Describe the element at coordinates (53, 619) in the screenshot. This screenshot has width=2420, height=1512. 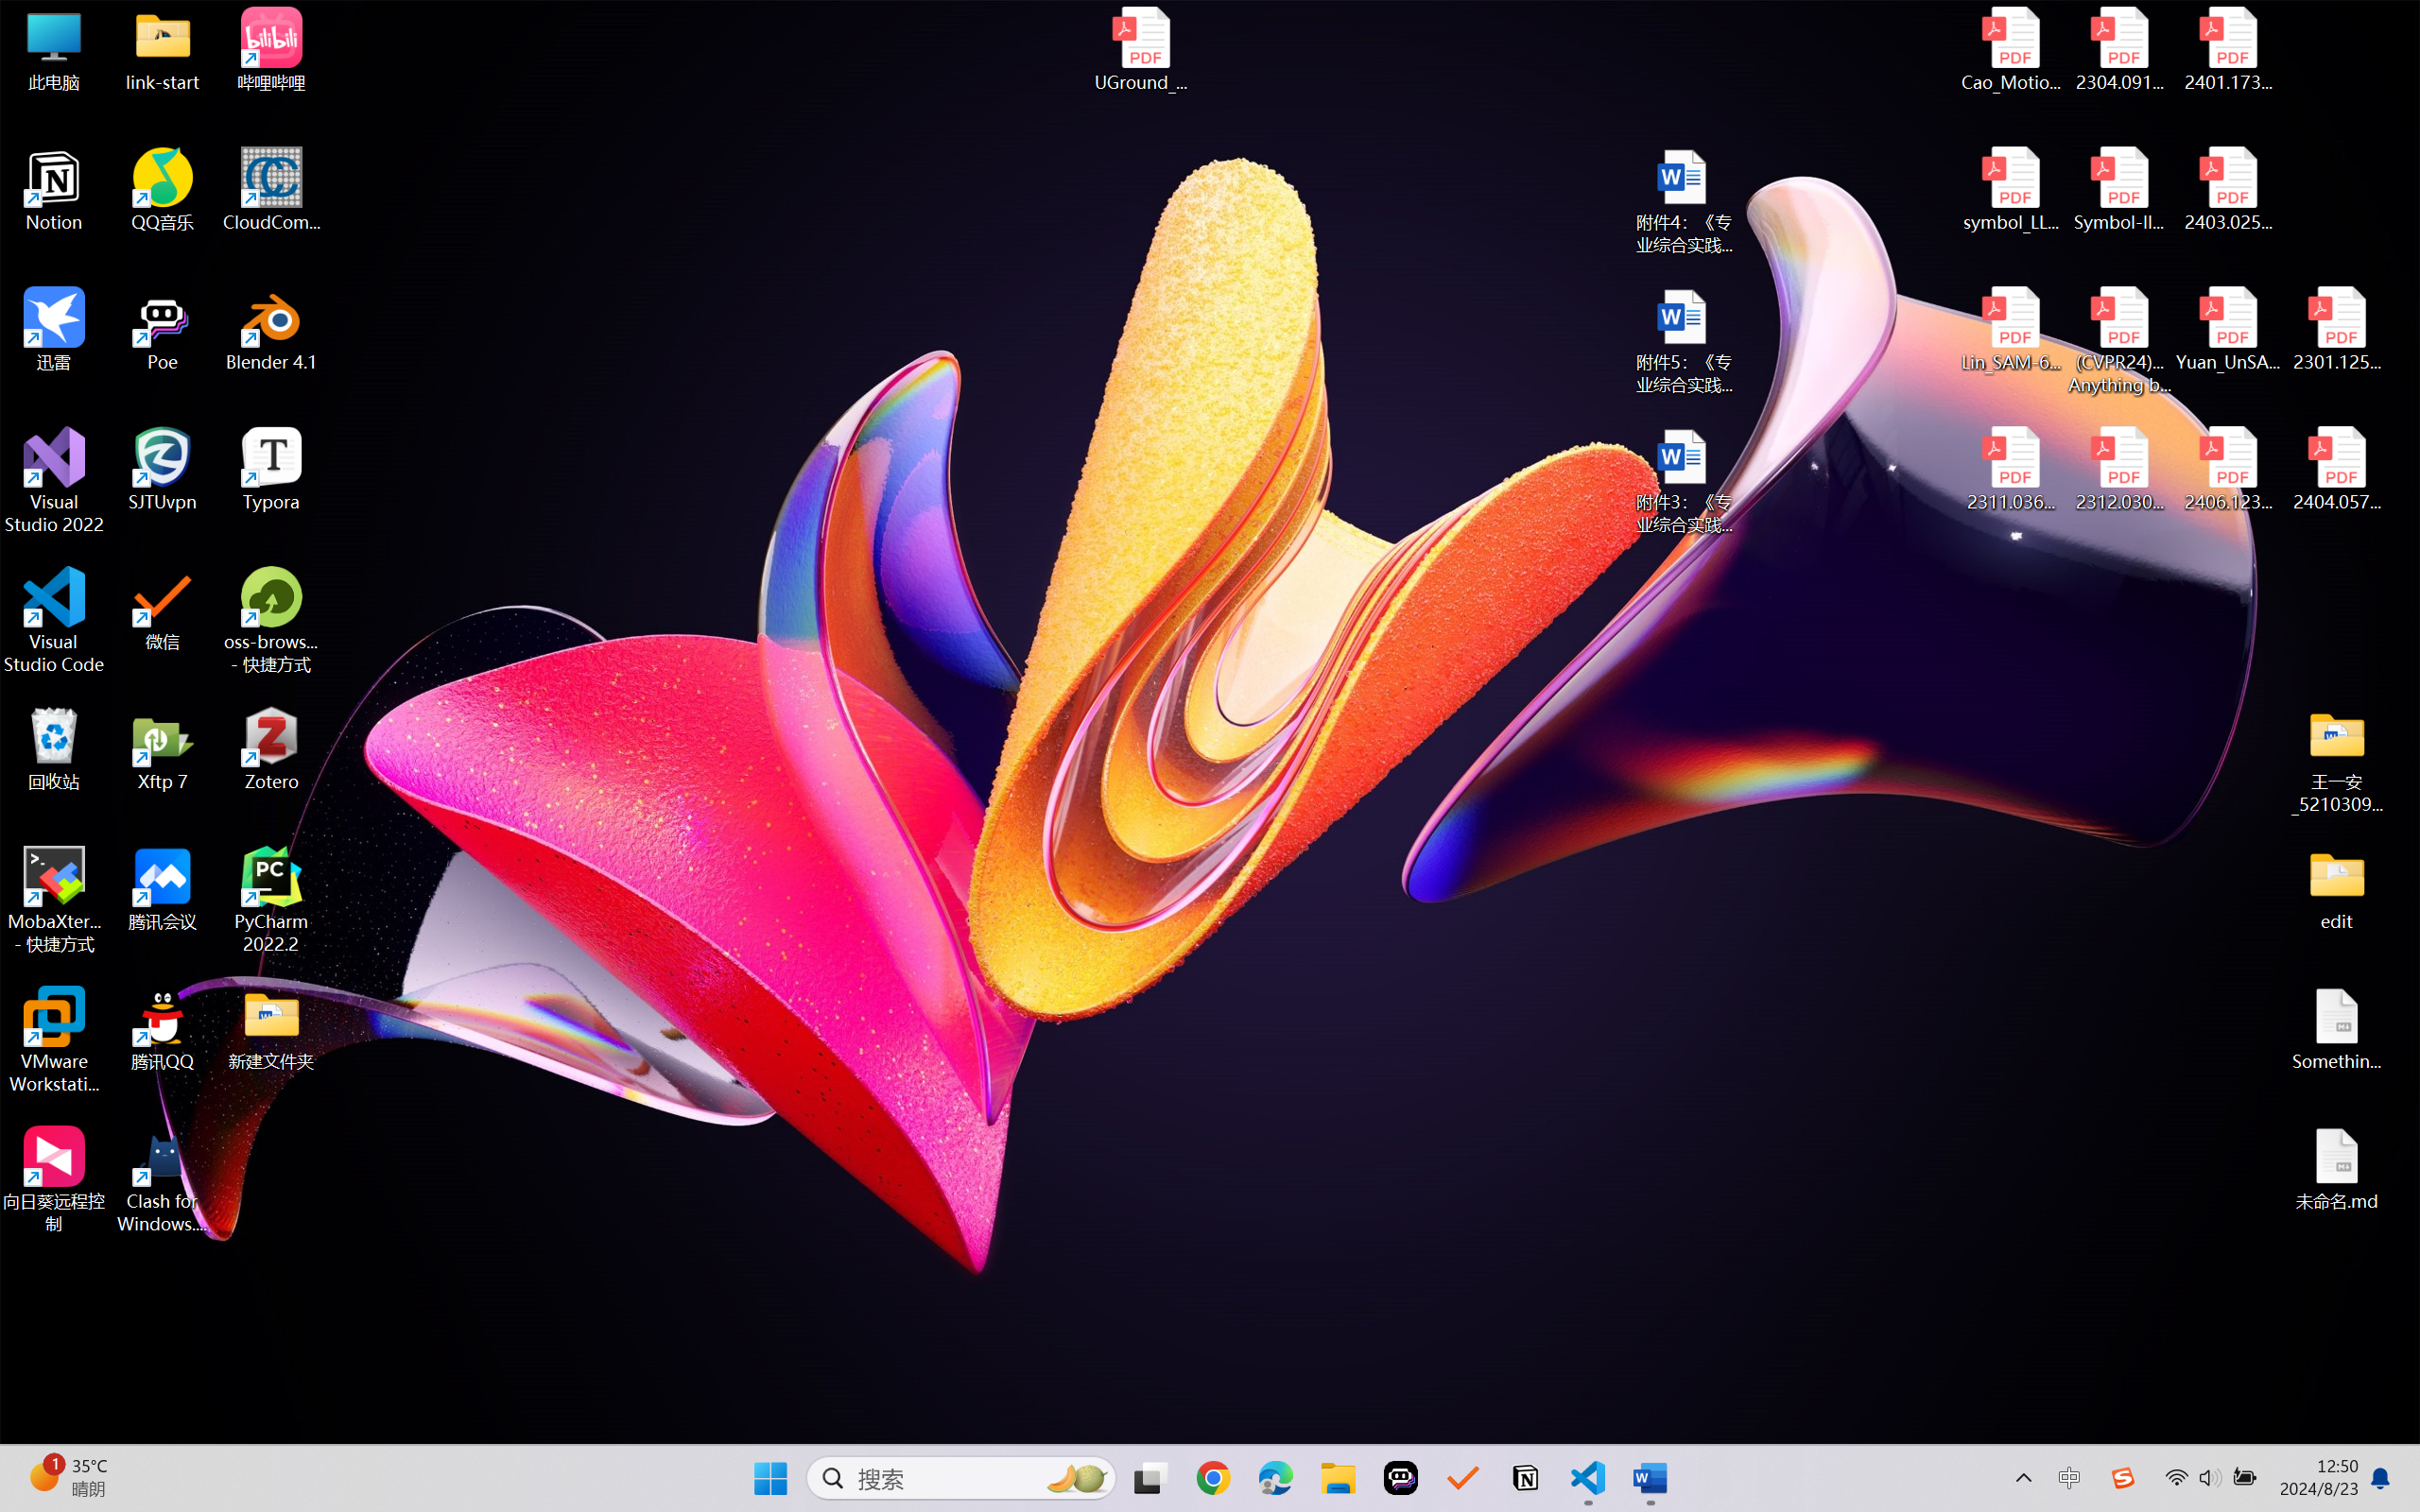
I see `'Visual Studio Code'` at that location.